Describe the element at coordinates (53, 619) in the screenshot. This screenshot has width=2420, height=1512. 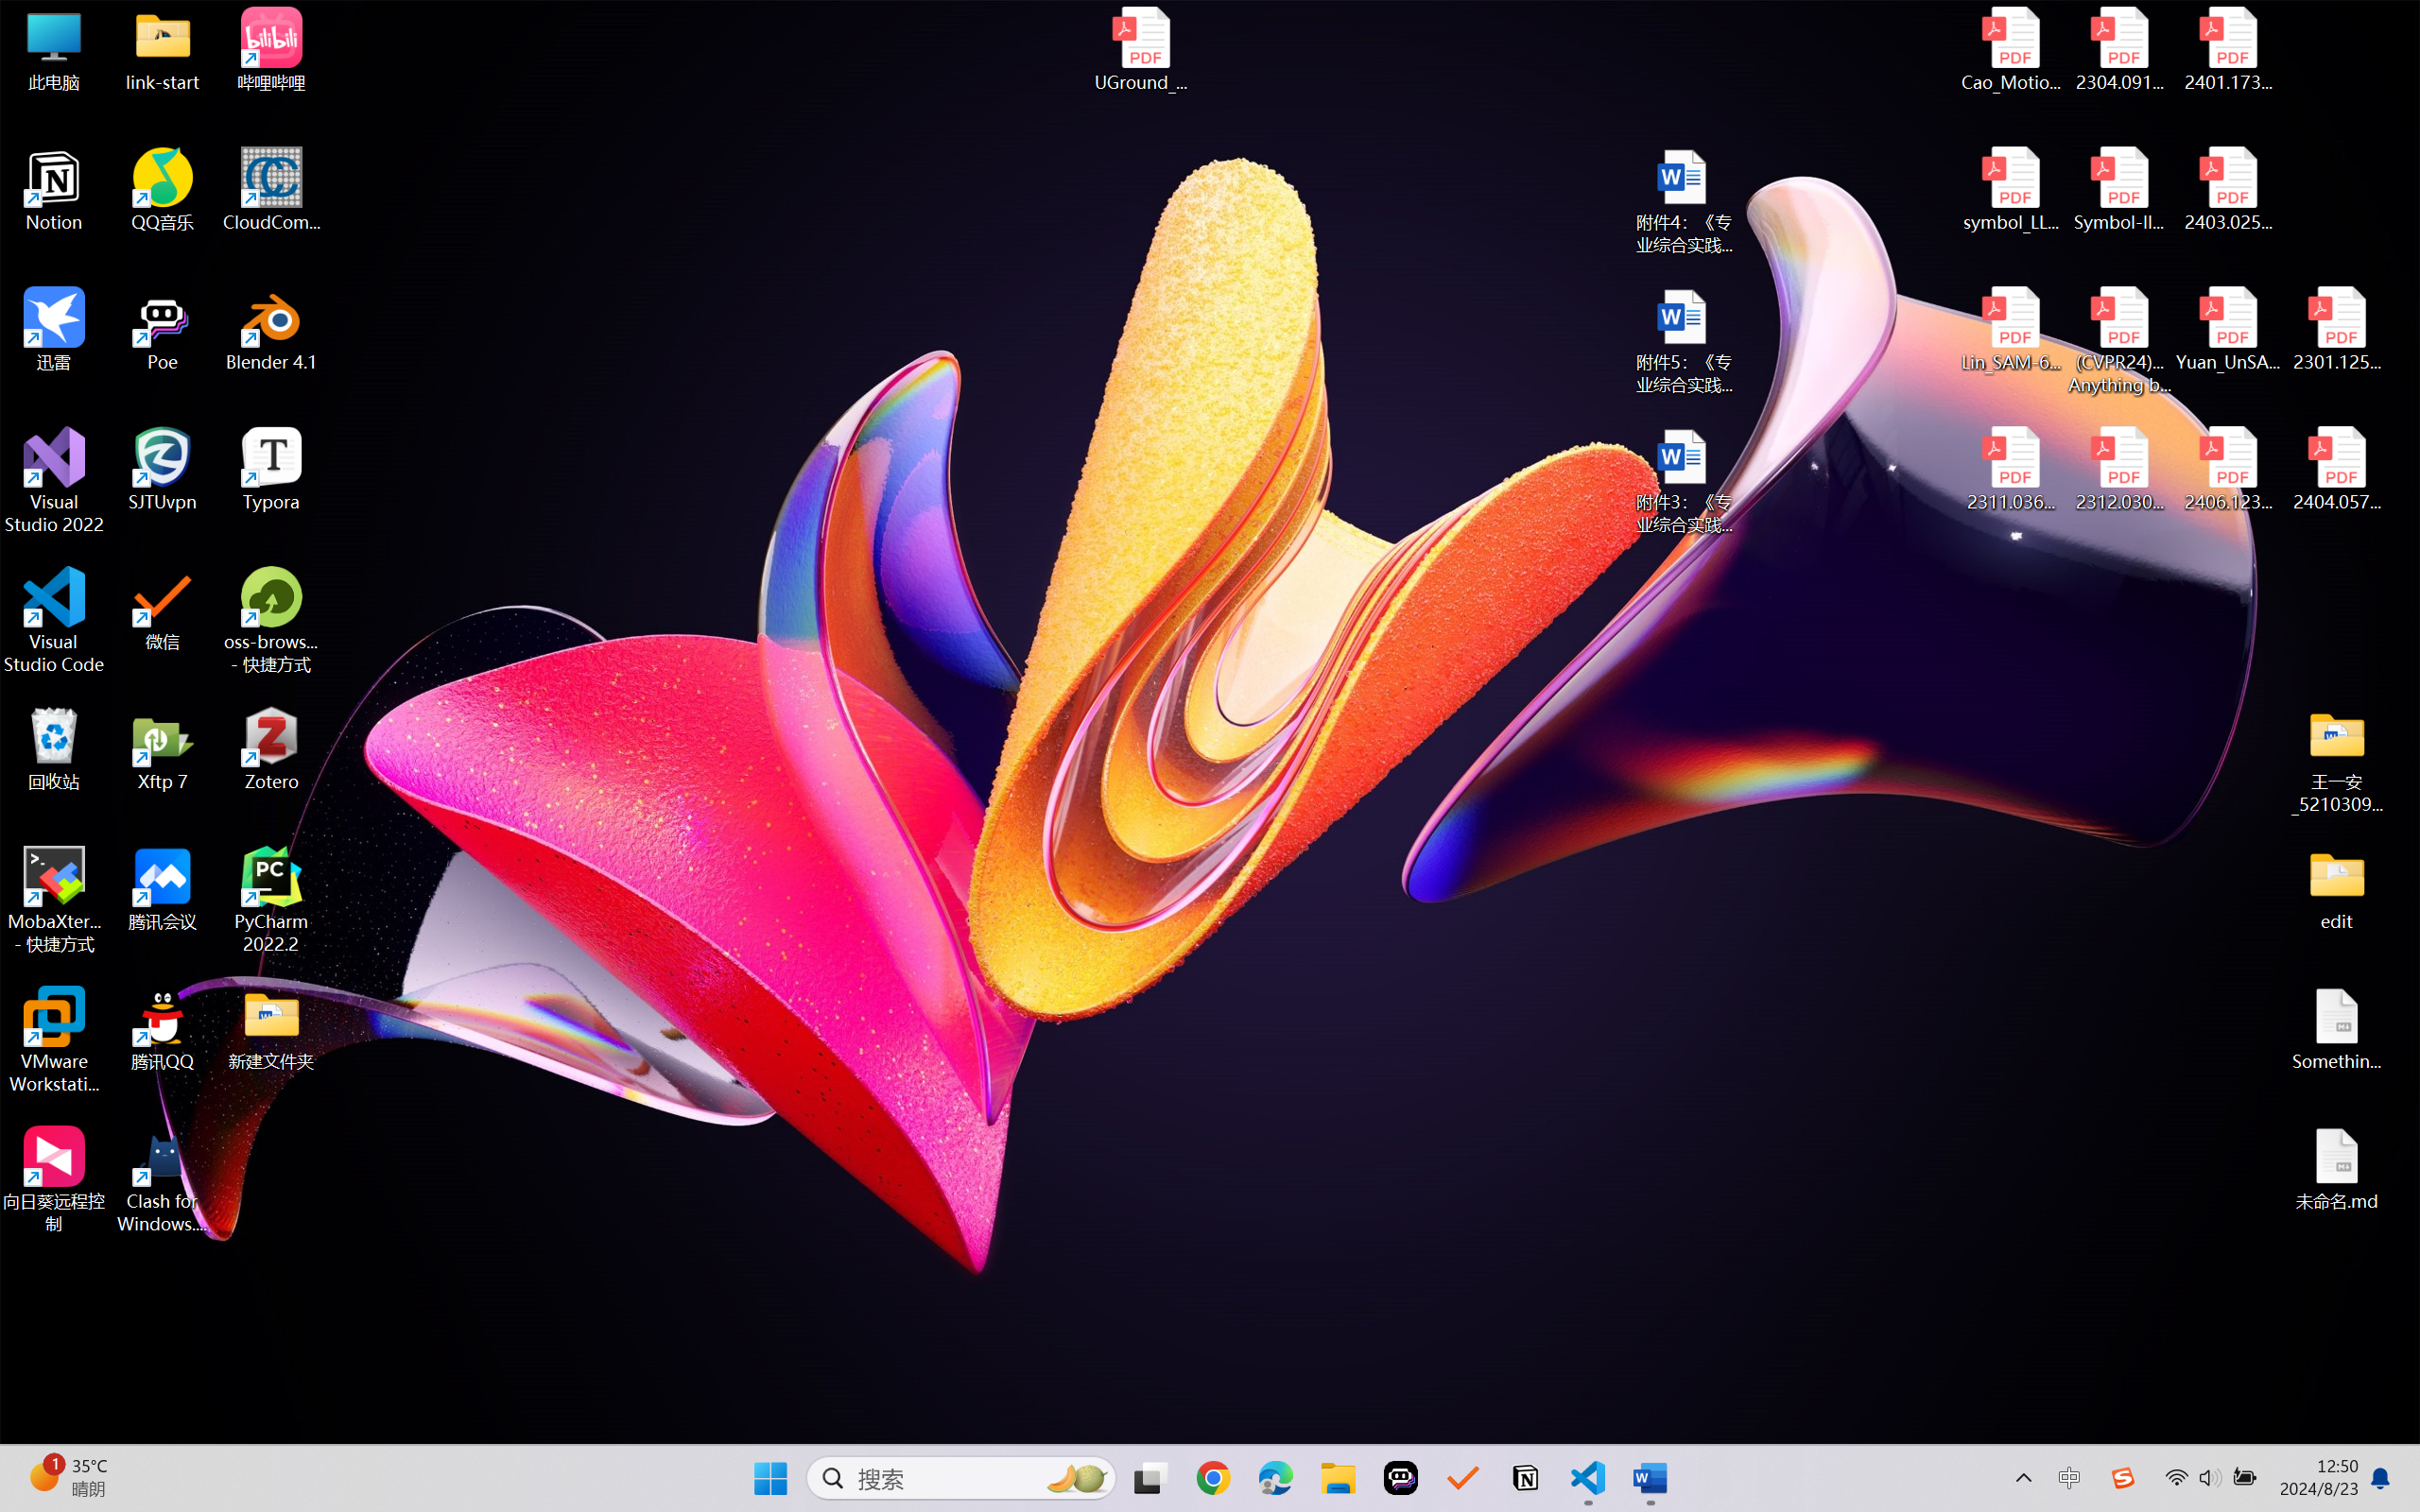
I see `'Visual Studio Code'` at that location.